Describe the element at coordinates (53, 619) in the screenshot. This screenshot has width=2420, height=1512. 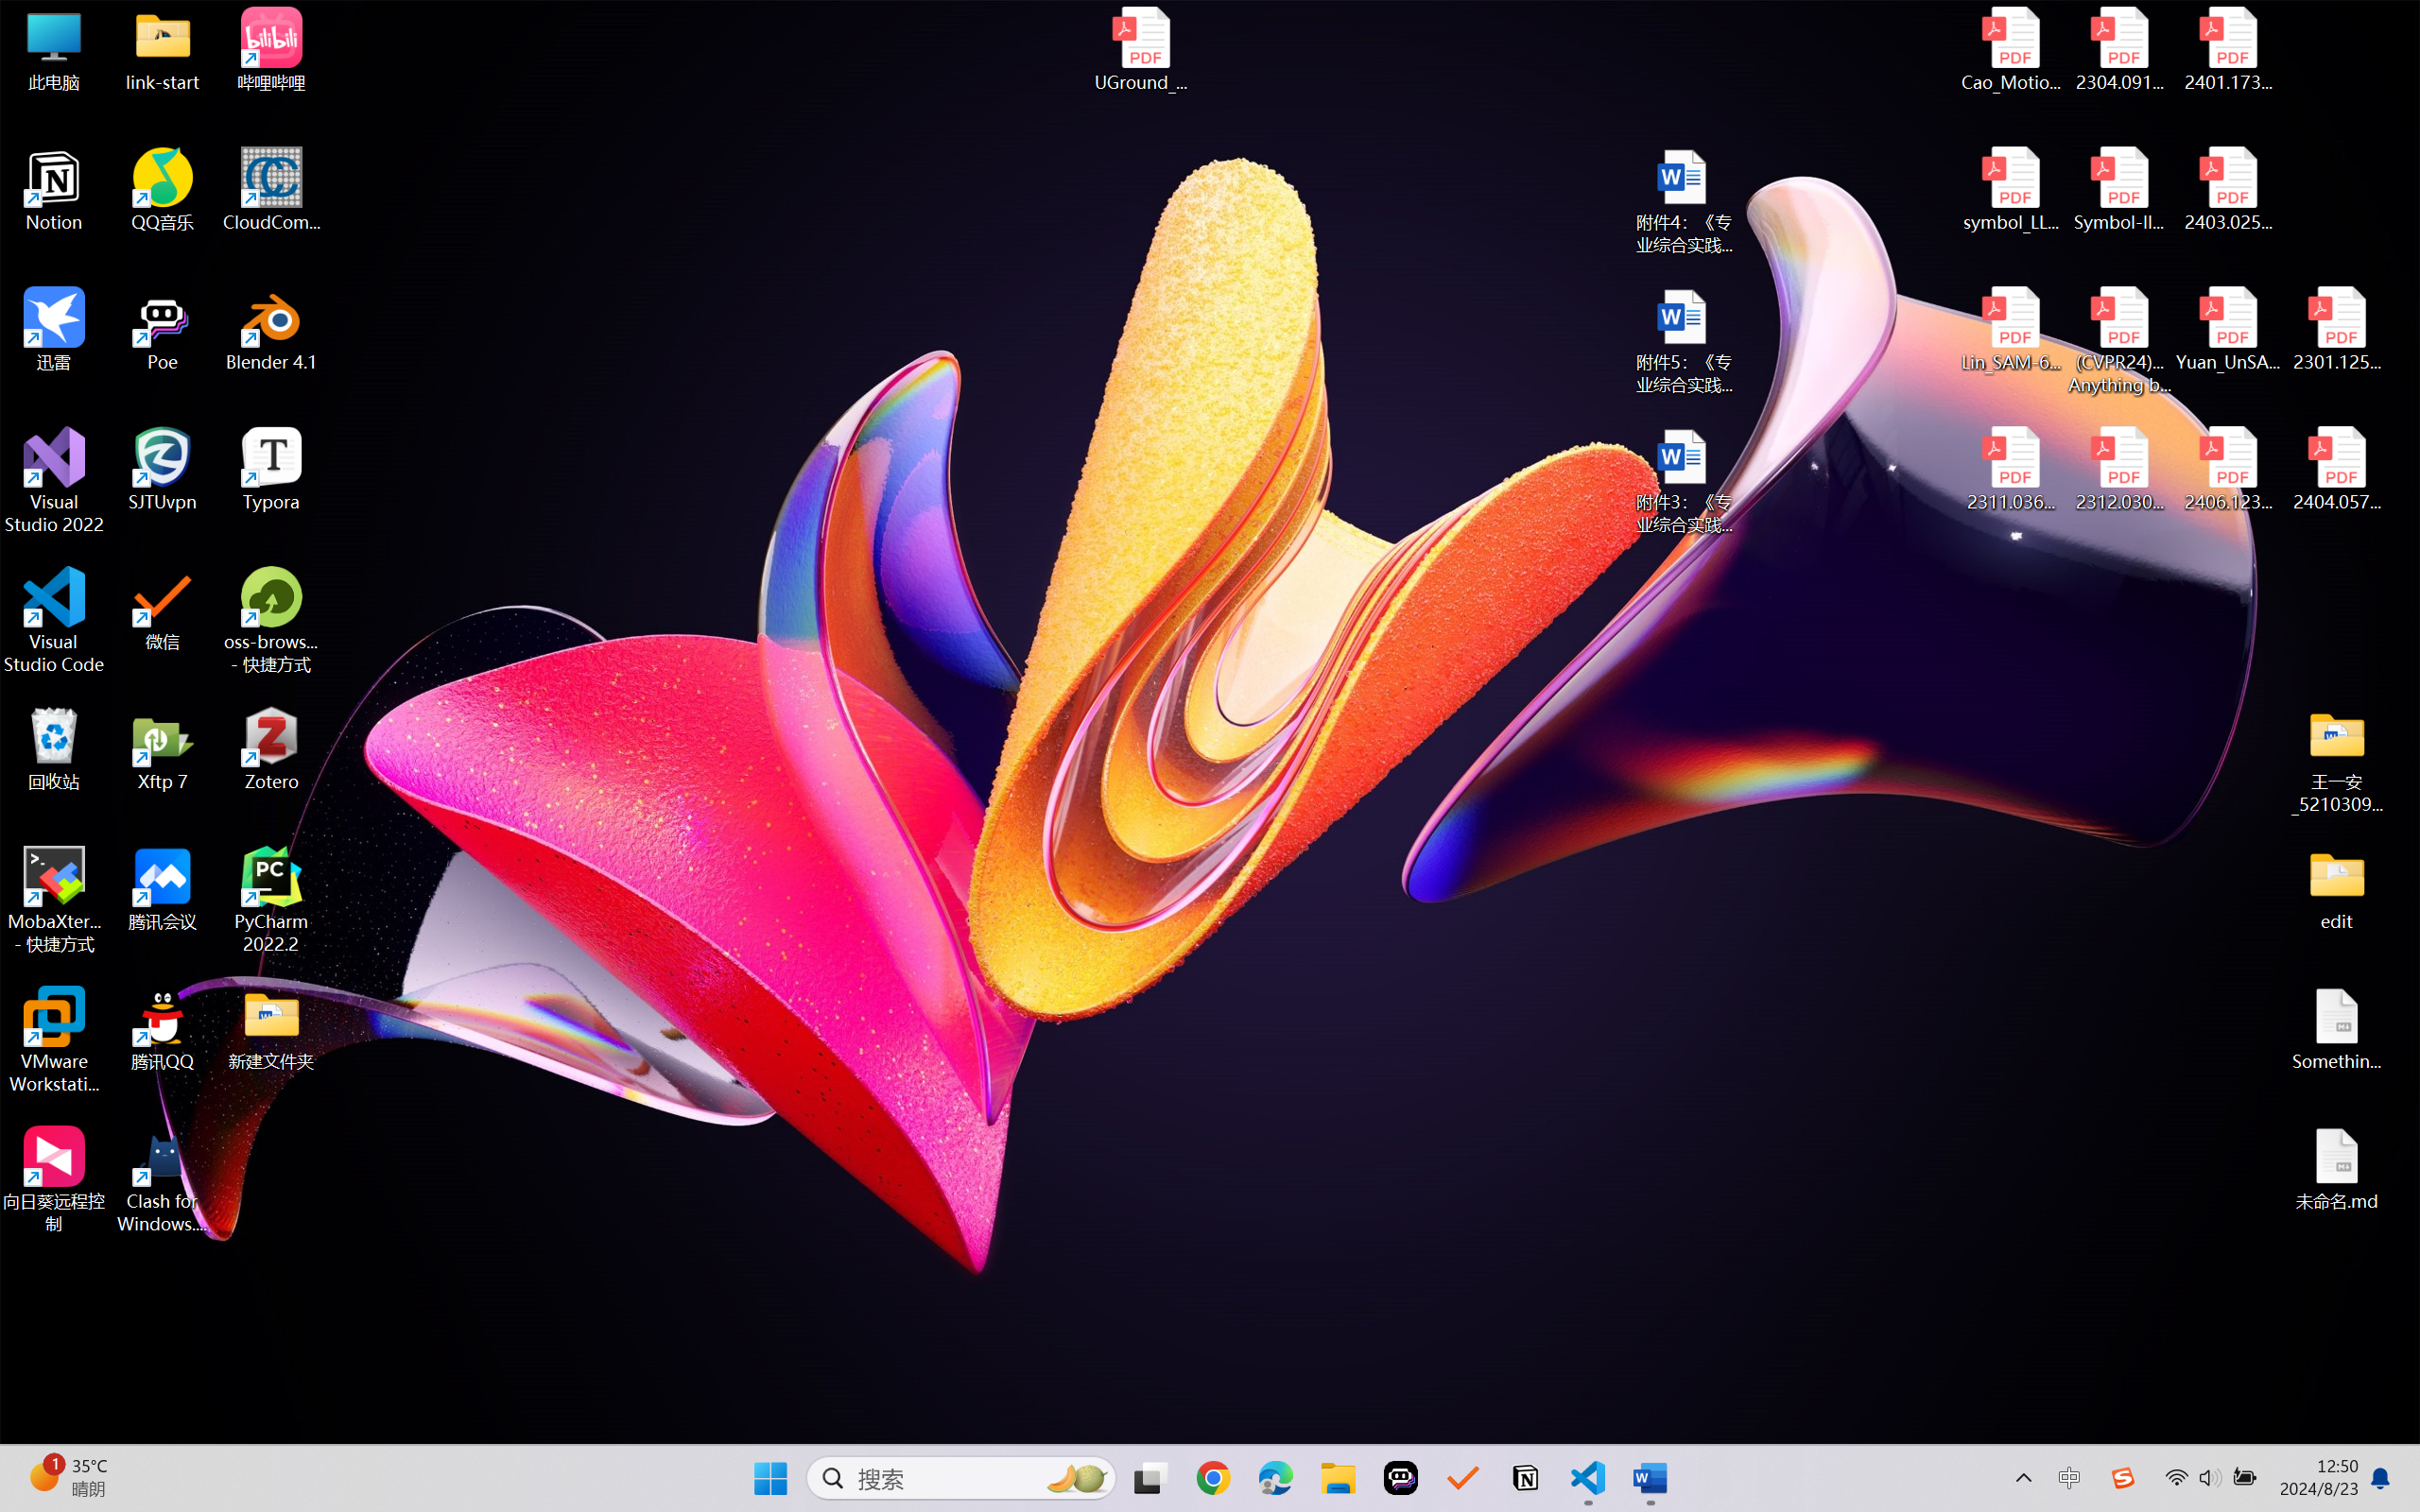
I see `'Visual Studio Code'` at that location.